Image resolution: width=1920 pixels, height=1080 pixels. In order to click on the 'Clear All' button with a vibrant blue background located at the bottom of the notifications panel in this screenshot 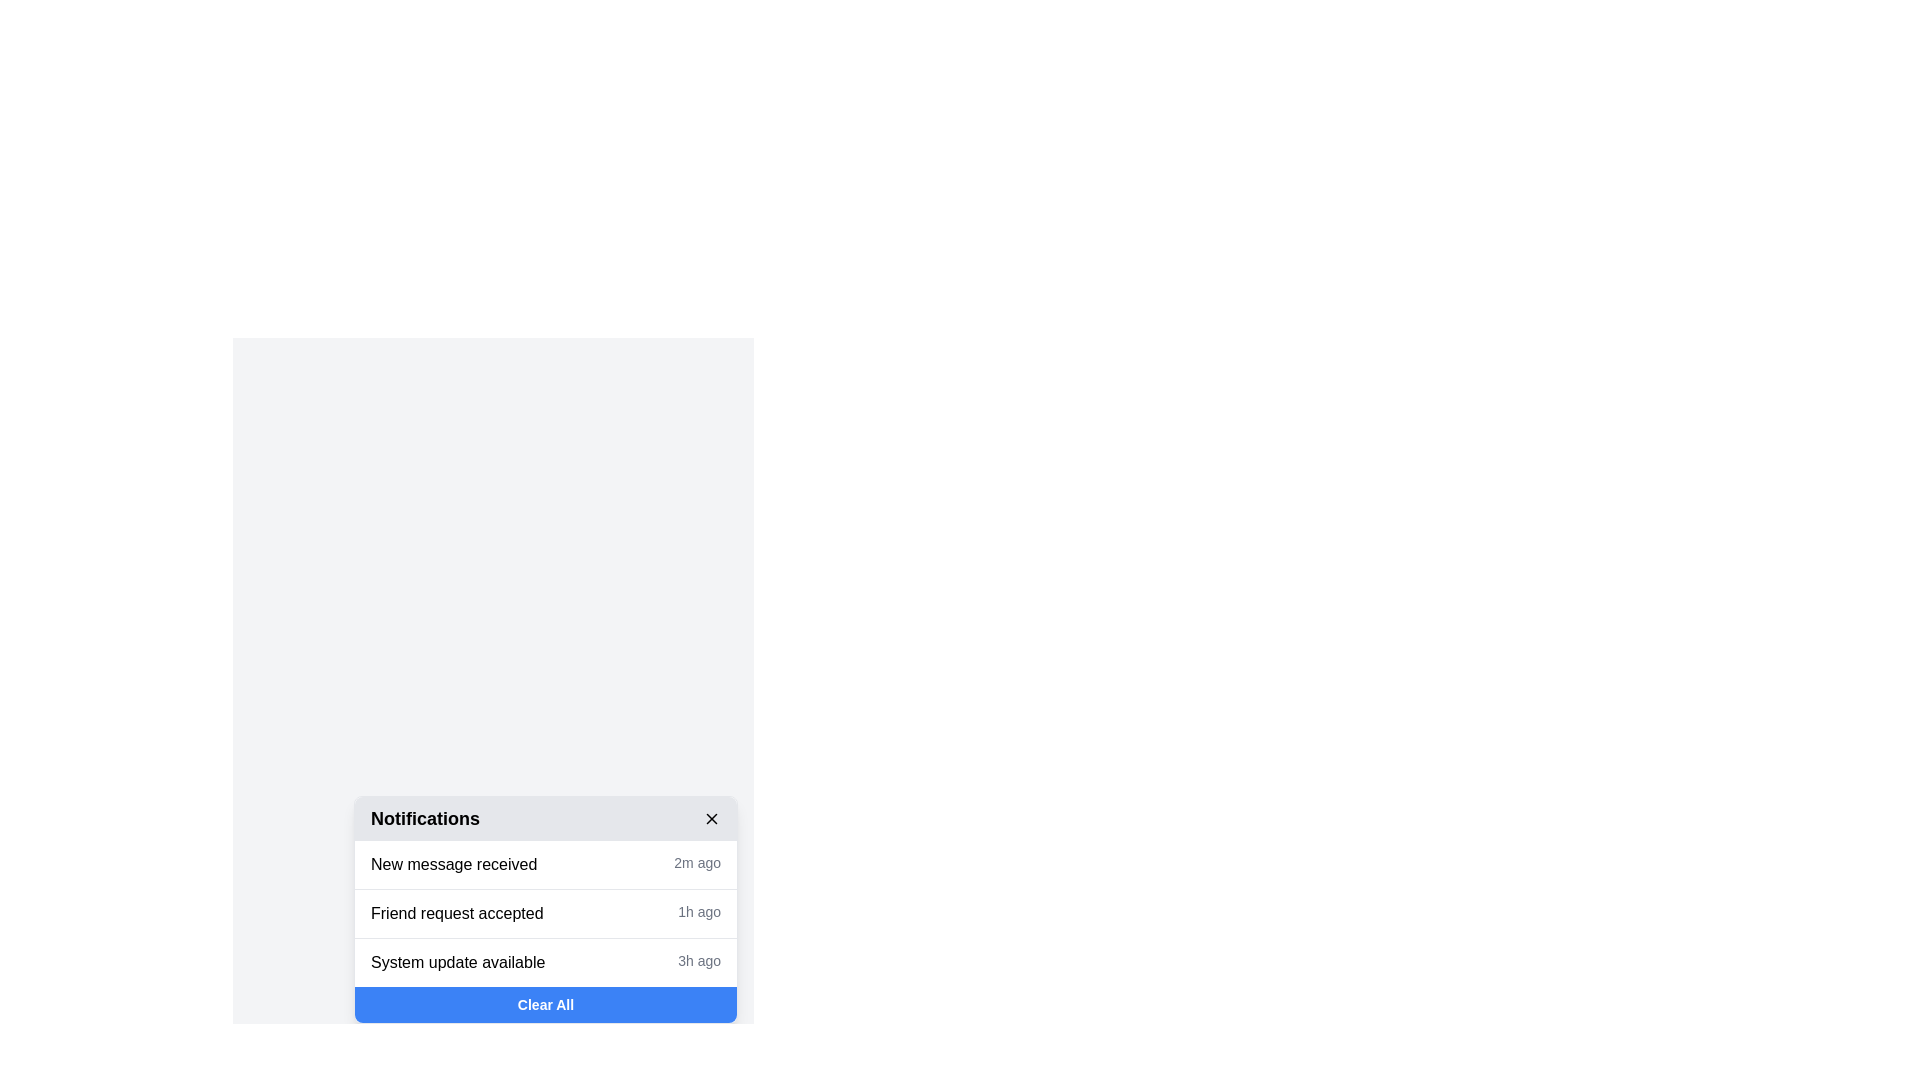, I will do `click(546, 1005)`.